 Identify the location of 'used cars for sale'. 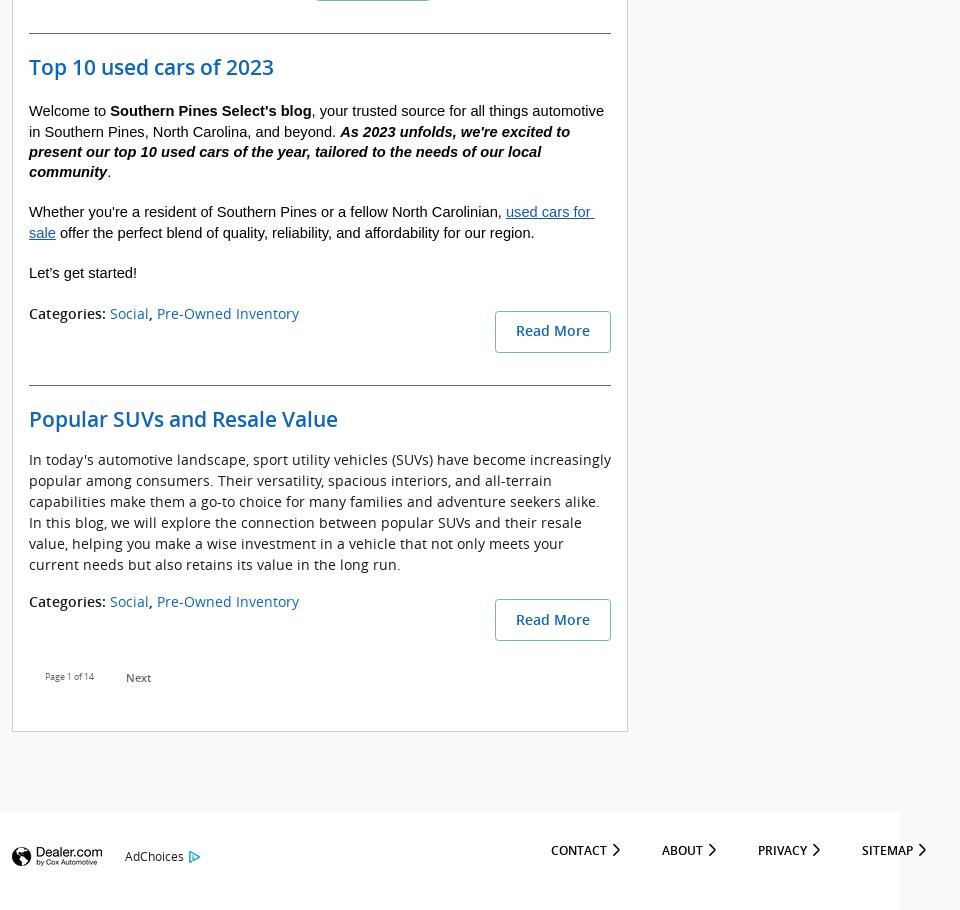
(311, 221).